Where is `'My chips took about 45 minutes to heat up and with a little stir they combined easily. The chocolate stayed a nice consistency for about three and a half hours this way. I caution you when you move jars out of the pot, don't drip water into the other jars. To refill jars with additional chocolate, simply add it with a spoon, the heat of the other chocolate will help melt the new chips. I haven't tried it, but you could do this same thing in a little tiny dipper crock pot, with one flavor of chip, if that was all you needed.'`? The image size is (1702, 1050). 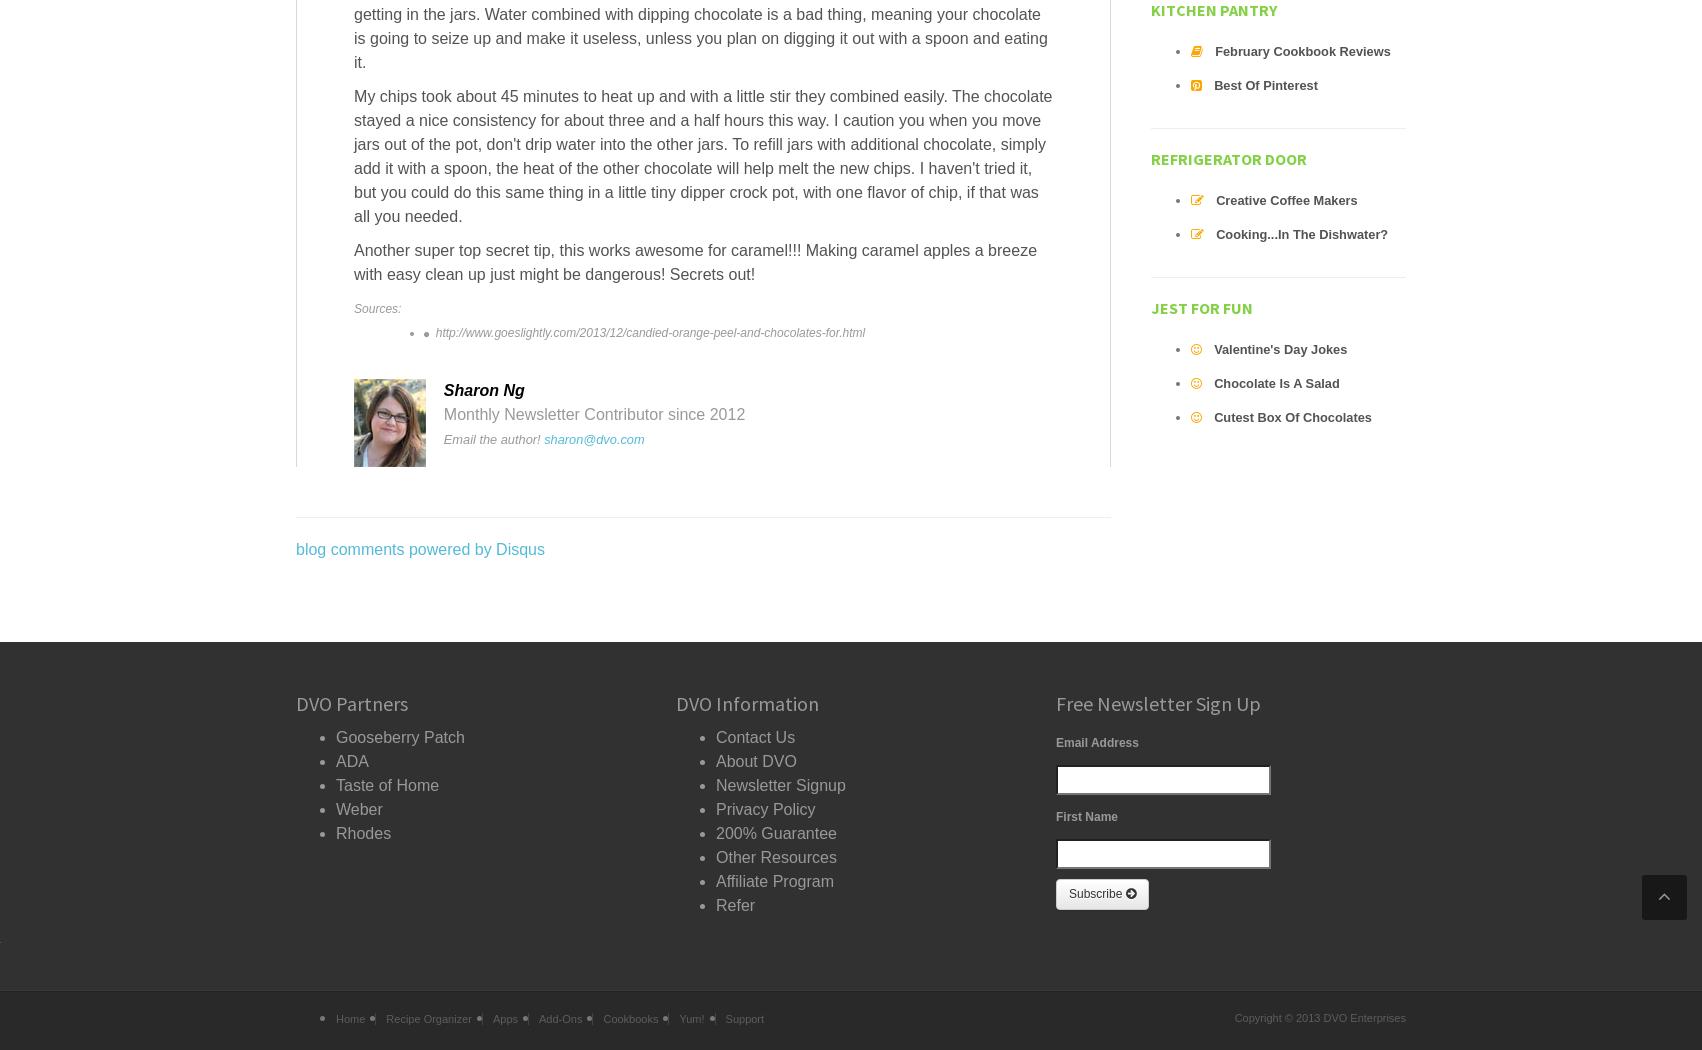
'My chips took about 45 minutes to heat up and with a little stir they combined easily. The chocolate stayed a nice consistency for about three and a half hours this way. I caution you when you move jars out of the pot, don't drip water into the other jars. To refill jars with additional chocolate, simply add it with a spoon, the heat of the other chocolate will help melt the new chips. I haven't tried it, but you could do this same thing in a little tiny dipper crock pot, with one flavor of chip, if that was all you needed.' is located at coordinates (702, 156).